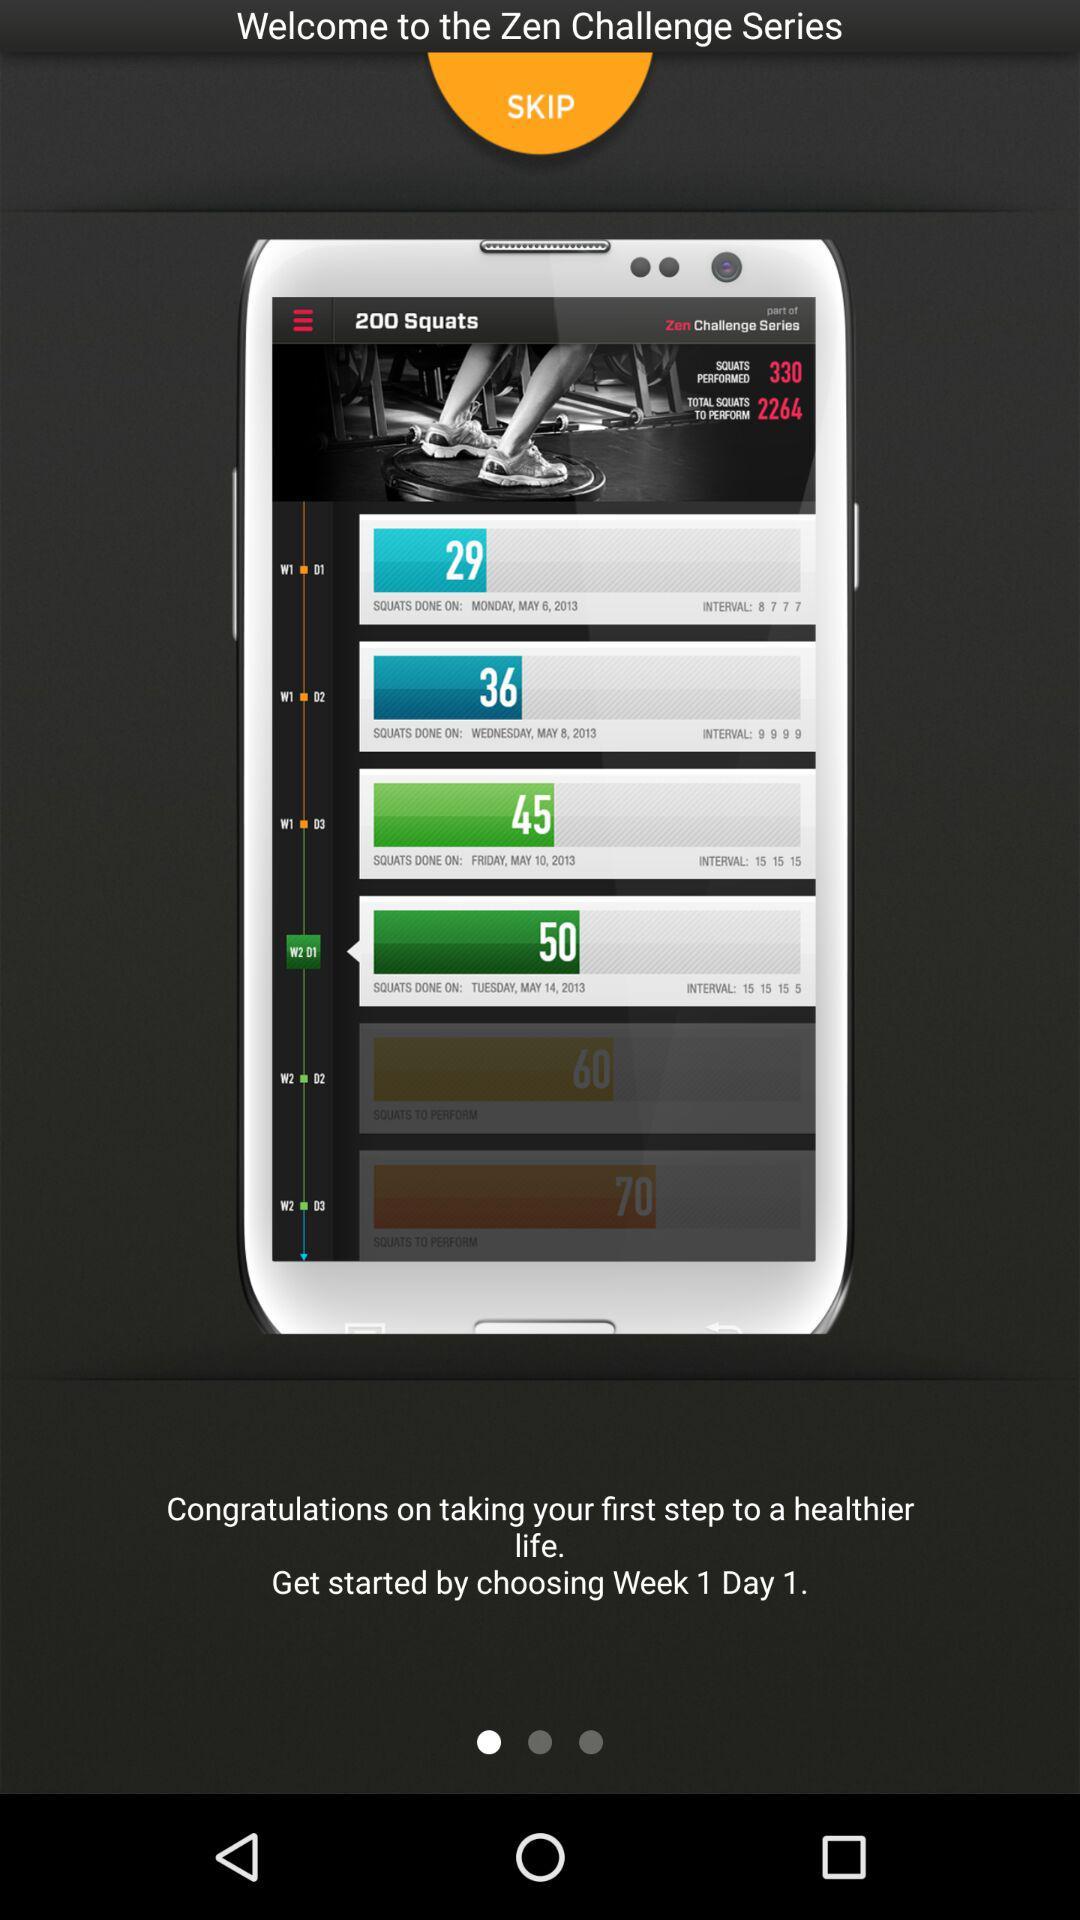 The height and width of the screenshot is (1920, 1080). I want to click on 3rd slide, so click(589, 1741).